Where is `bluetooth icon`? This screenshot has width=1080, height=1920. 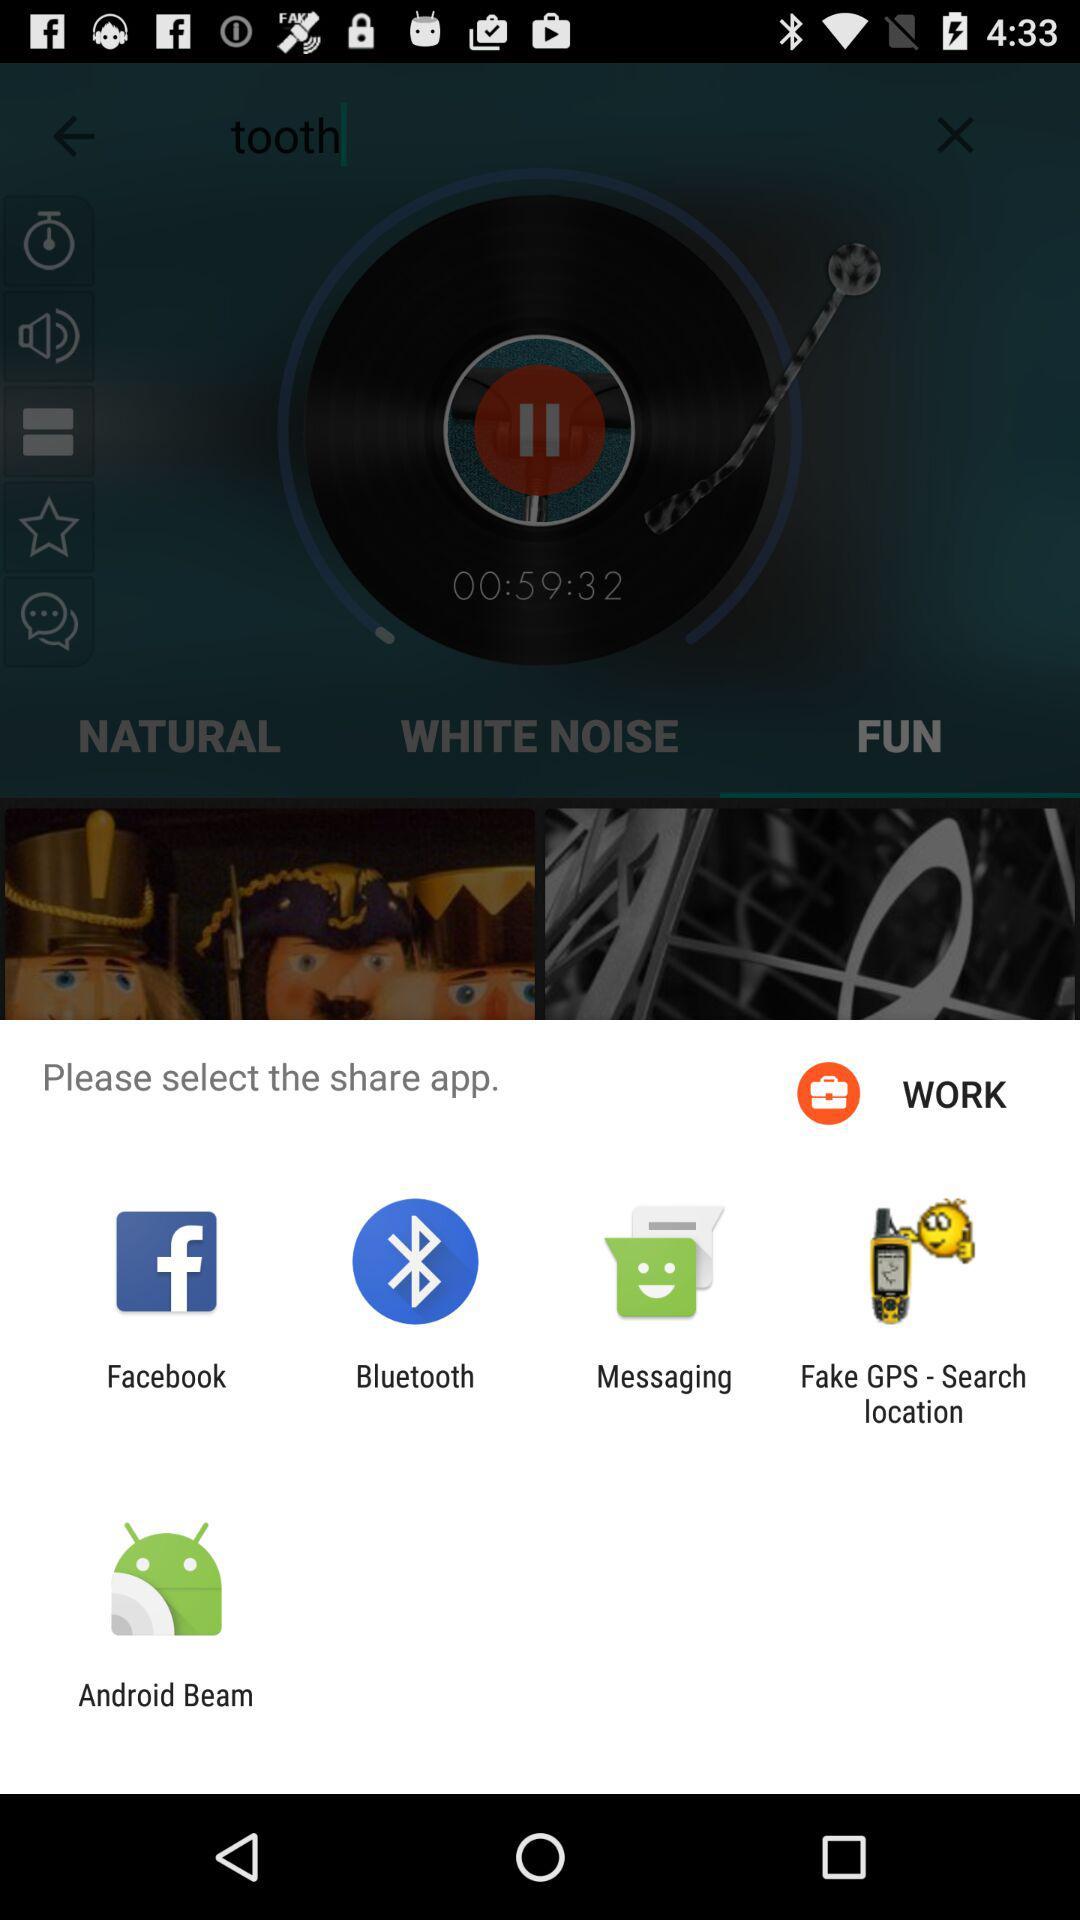
bluetooth icon is located at coordinates (414, 1392).